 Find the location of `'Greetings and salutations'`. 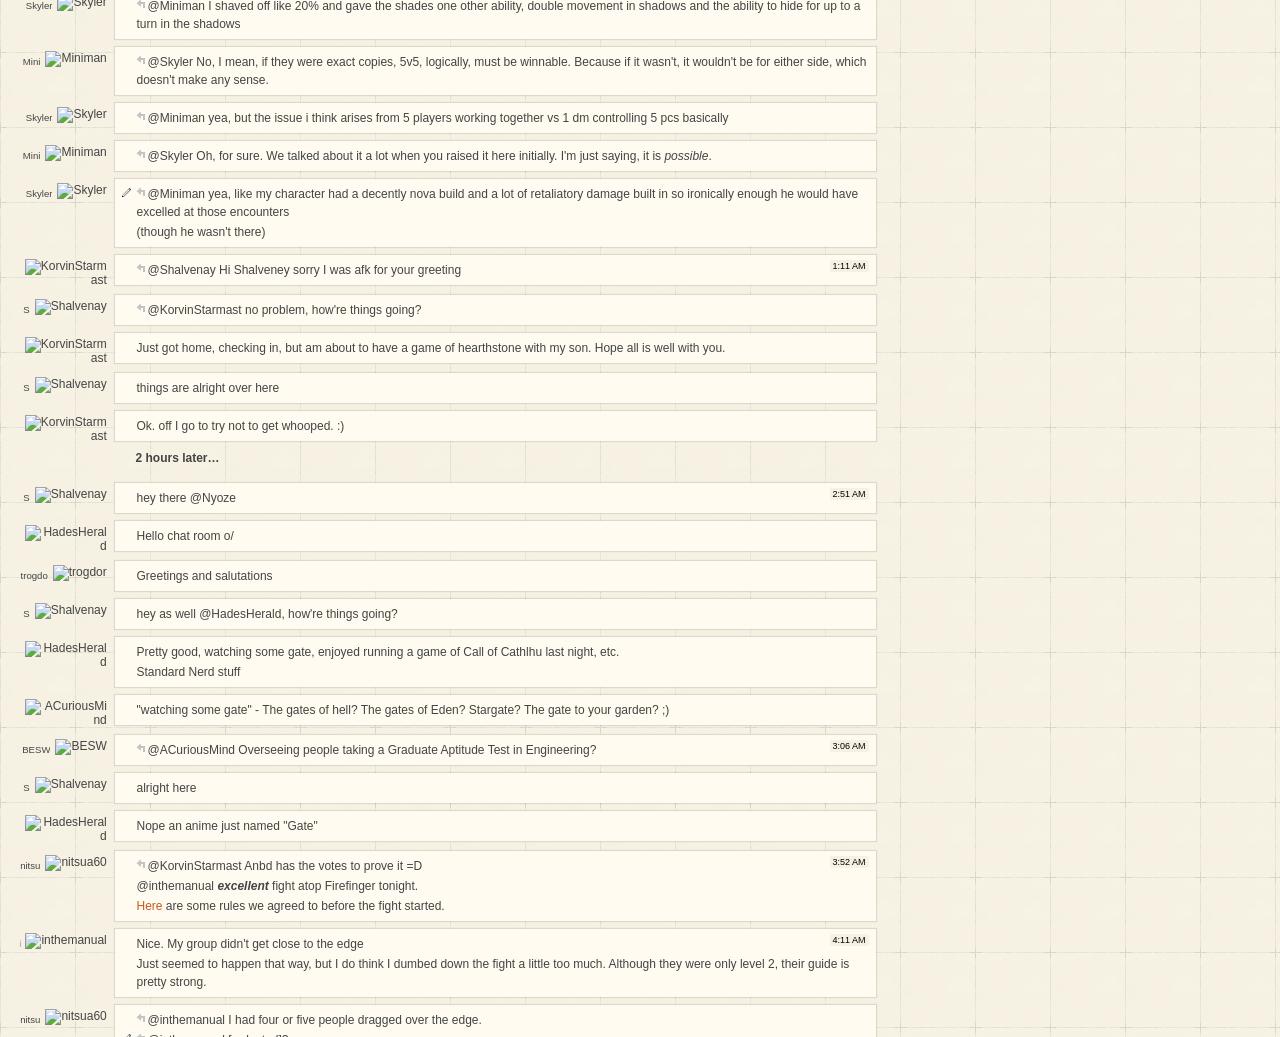

'Greetings and salutations' is located at coordinates (204, 575).